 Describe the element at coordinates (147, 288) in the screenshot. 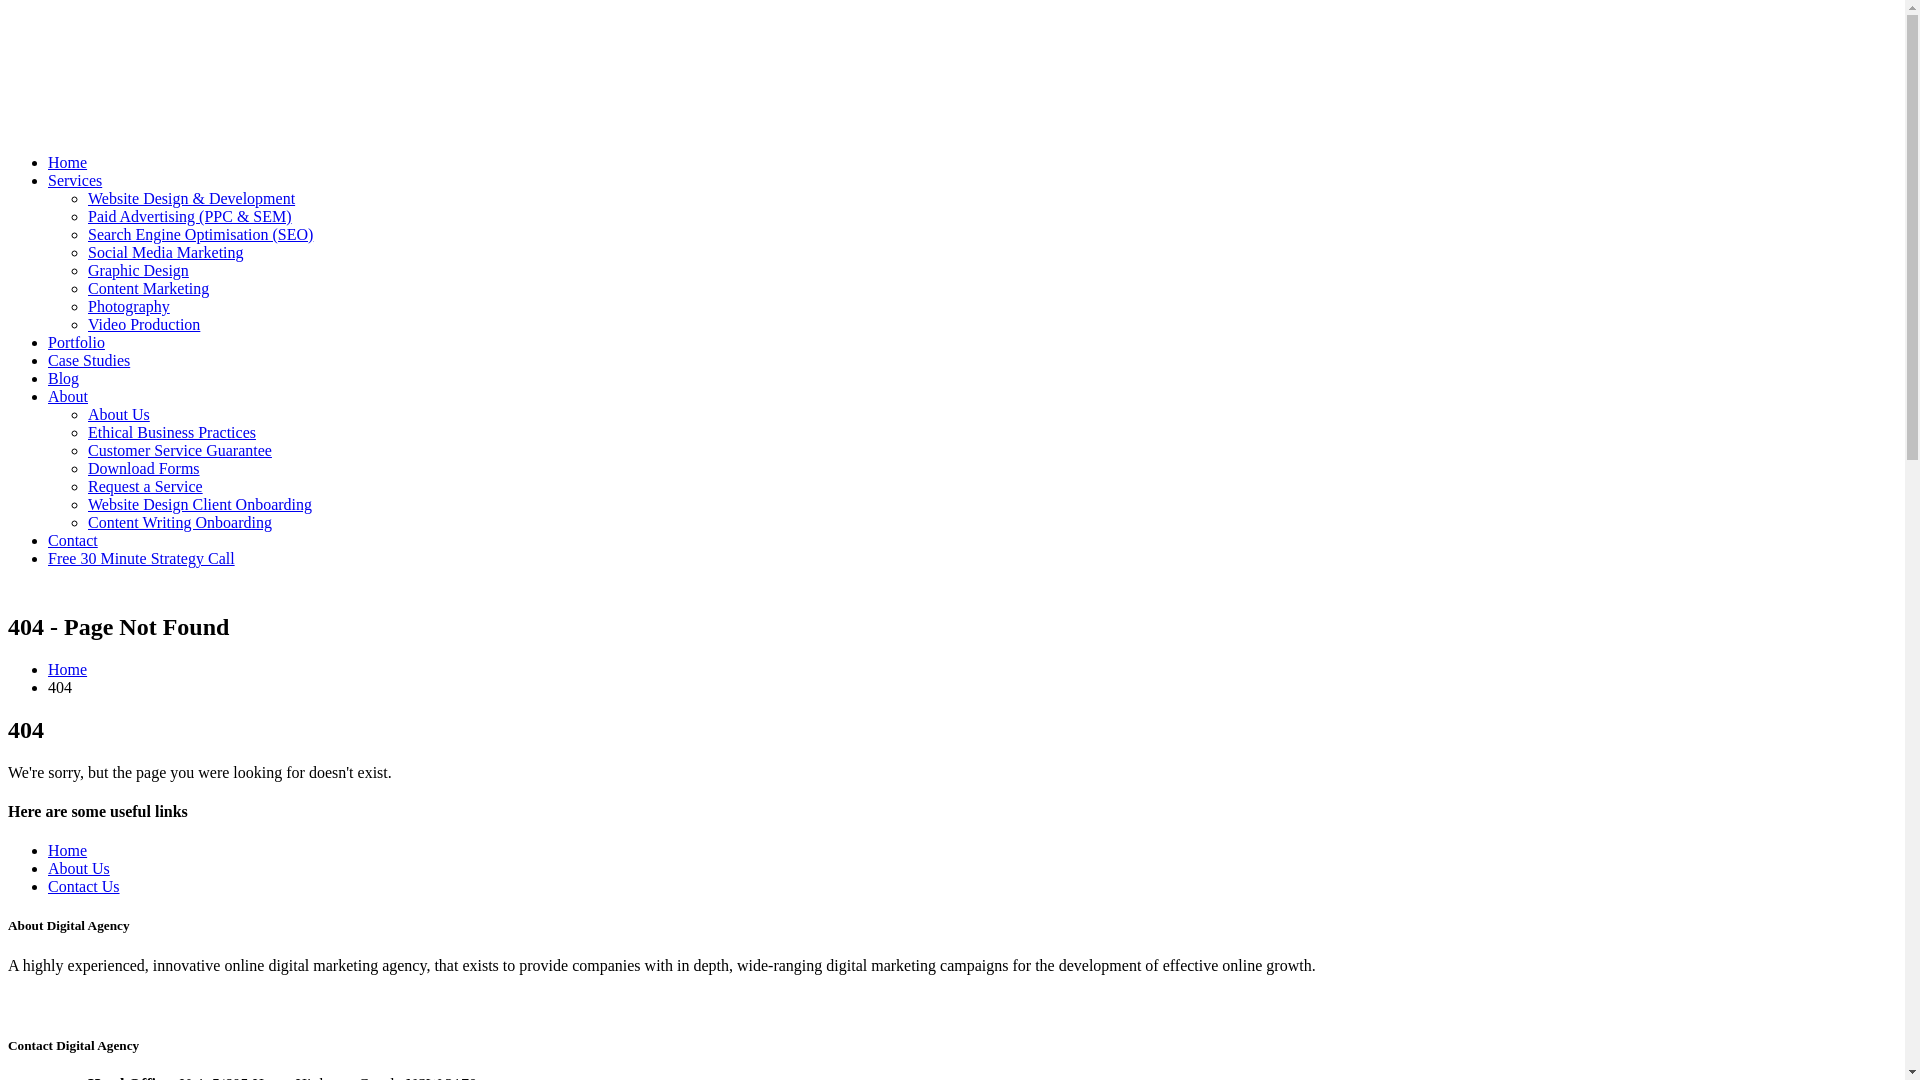

I see `'Content Marketing'` at that location.